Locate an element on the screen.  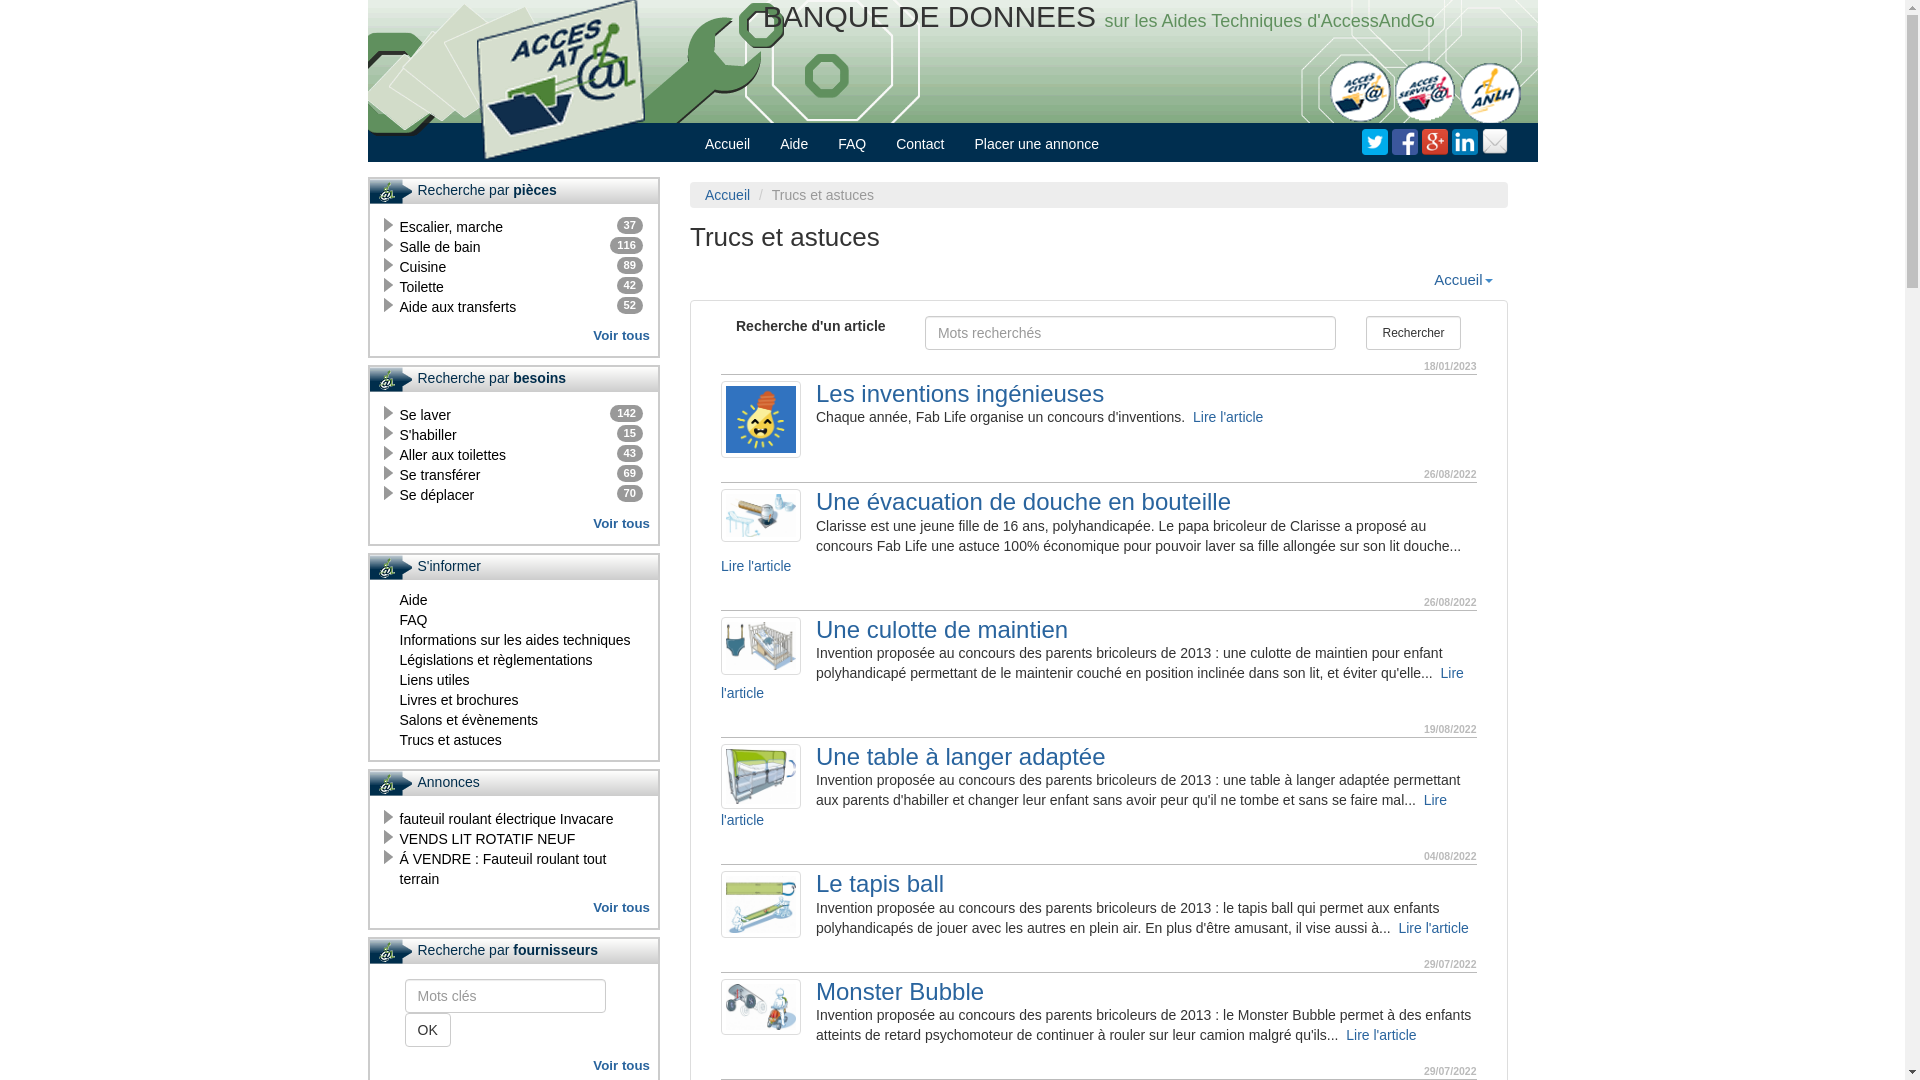
'Recherche par besoins' is located at coordinates (514, 379).